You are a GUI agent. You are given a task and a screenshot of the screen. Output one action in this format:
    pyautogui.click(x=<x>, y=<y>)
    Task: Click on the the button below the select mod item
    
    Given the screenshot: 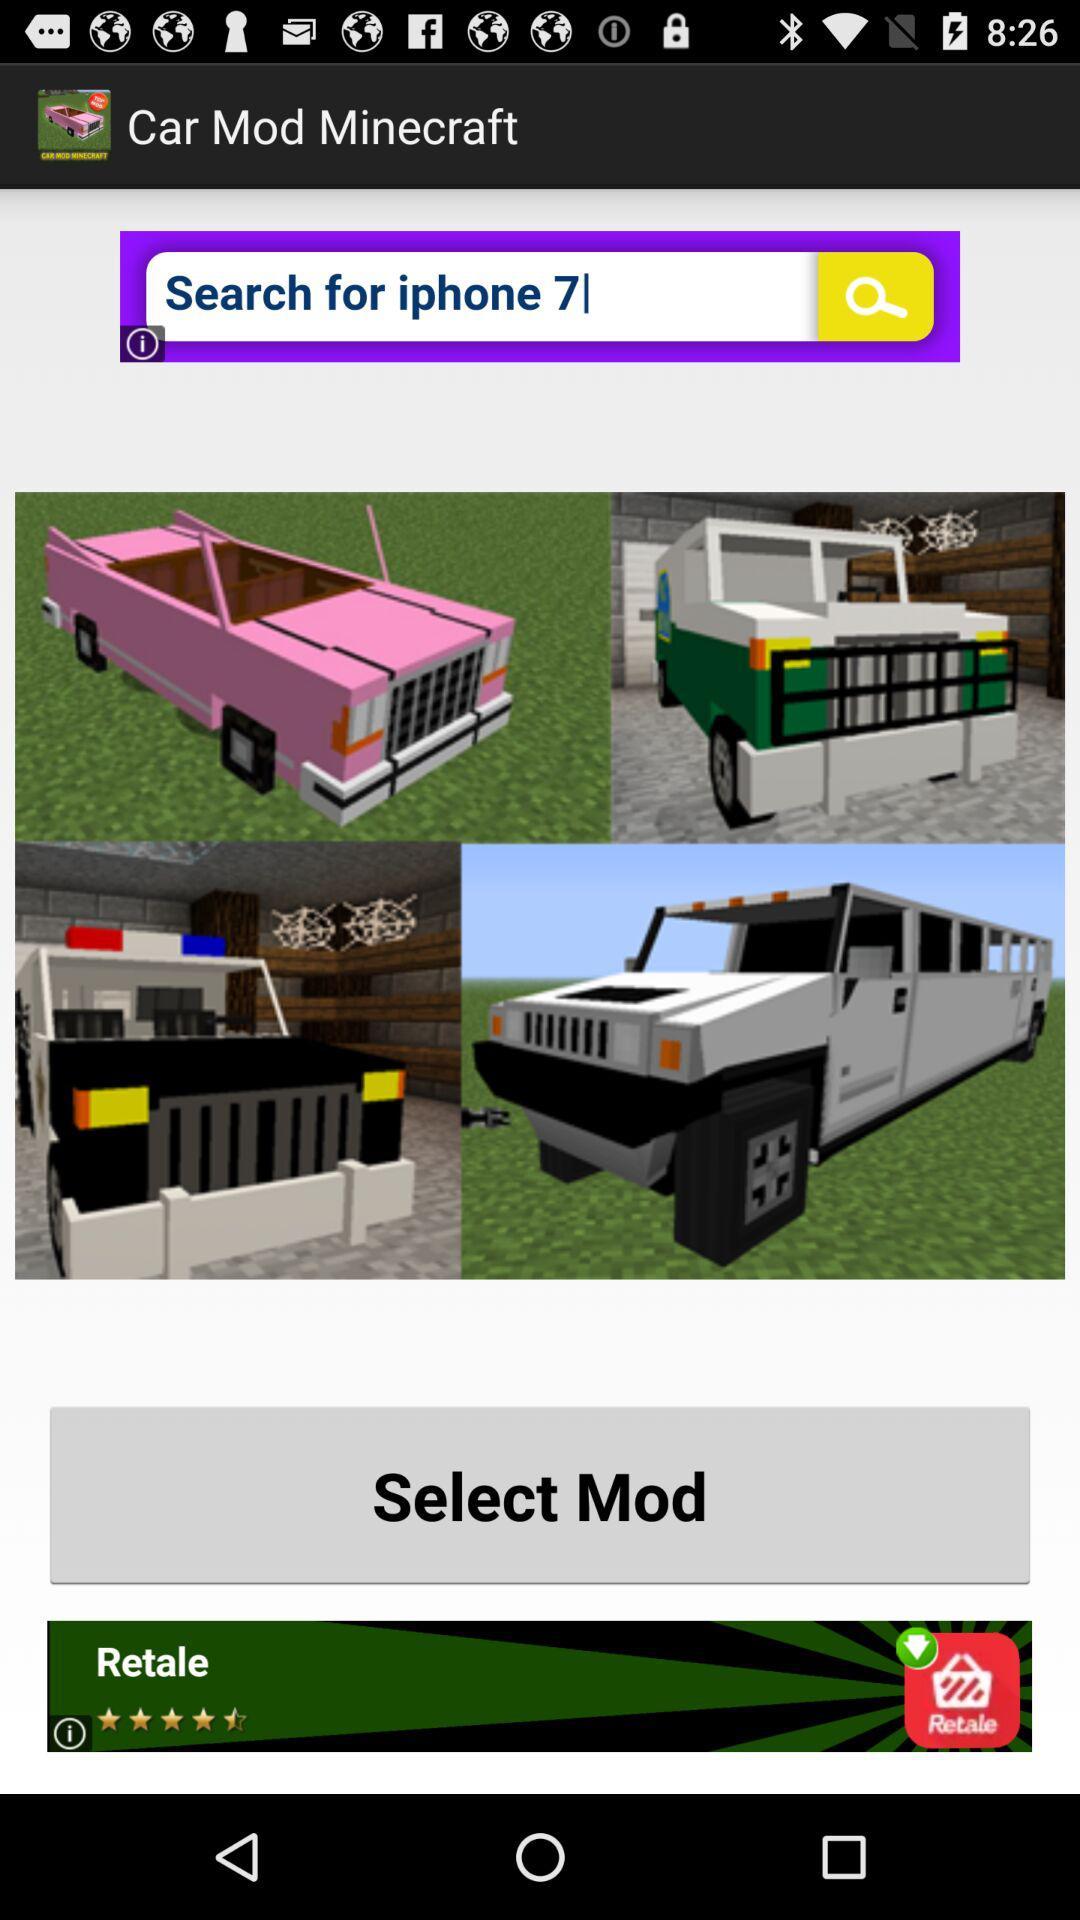 What is the action you would take?
    pyautogui.click(x=538, y=1685)
    